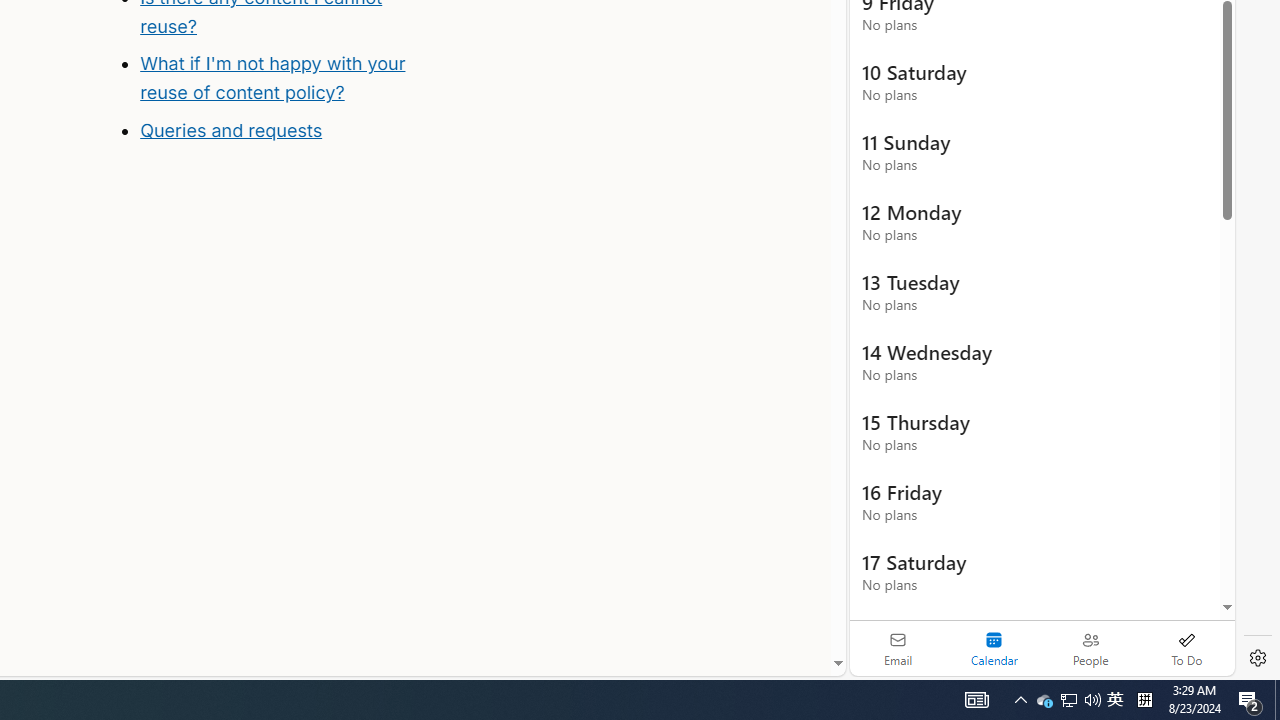 Image resolution: width=1280 pixels, height=720 pixels. What do you see at coordinates (1186, 648) in the screenshot?
I see `'To Do'` at bounding box center [1186, 648].